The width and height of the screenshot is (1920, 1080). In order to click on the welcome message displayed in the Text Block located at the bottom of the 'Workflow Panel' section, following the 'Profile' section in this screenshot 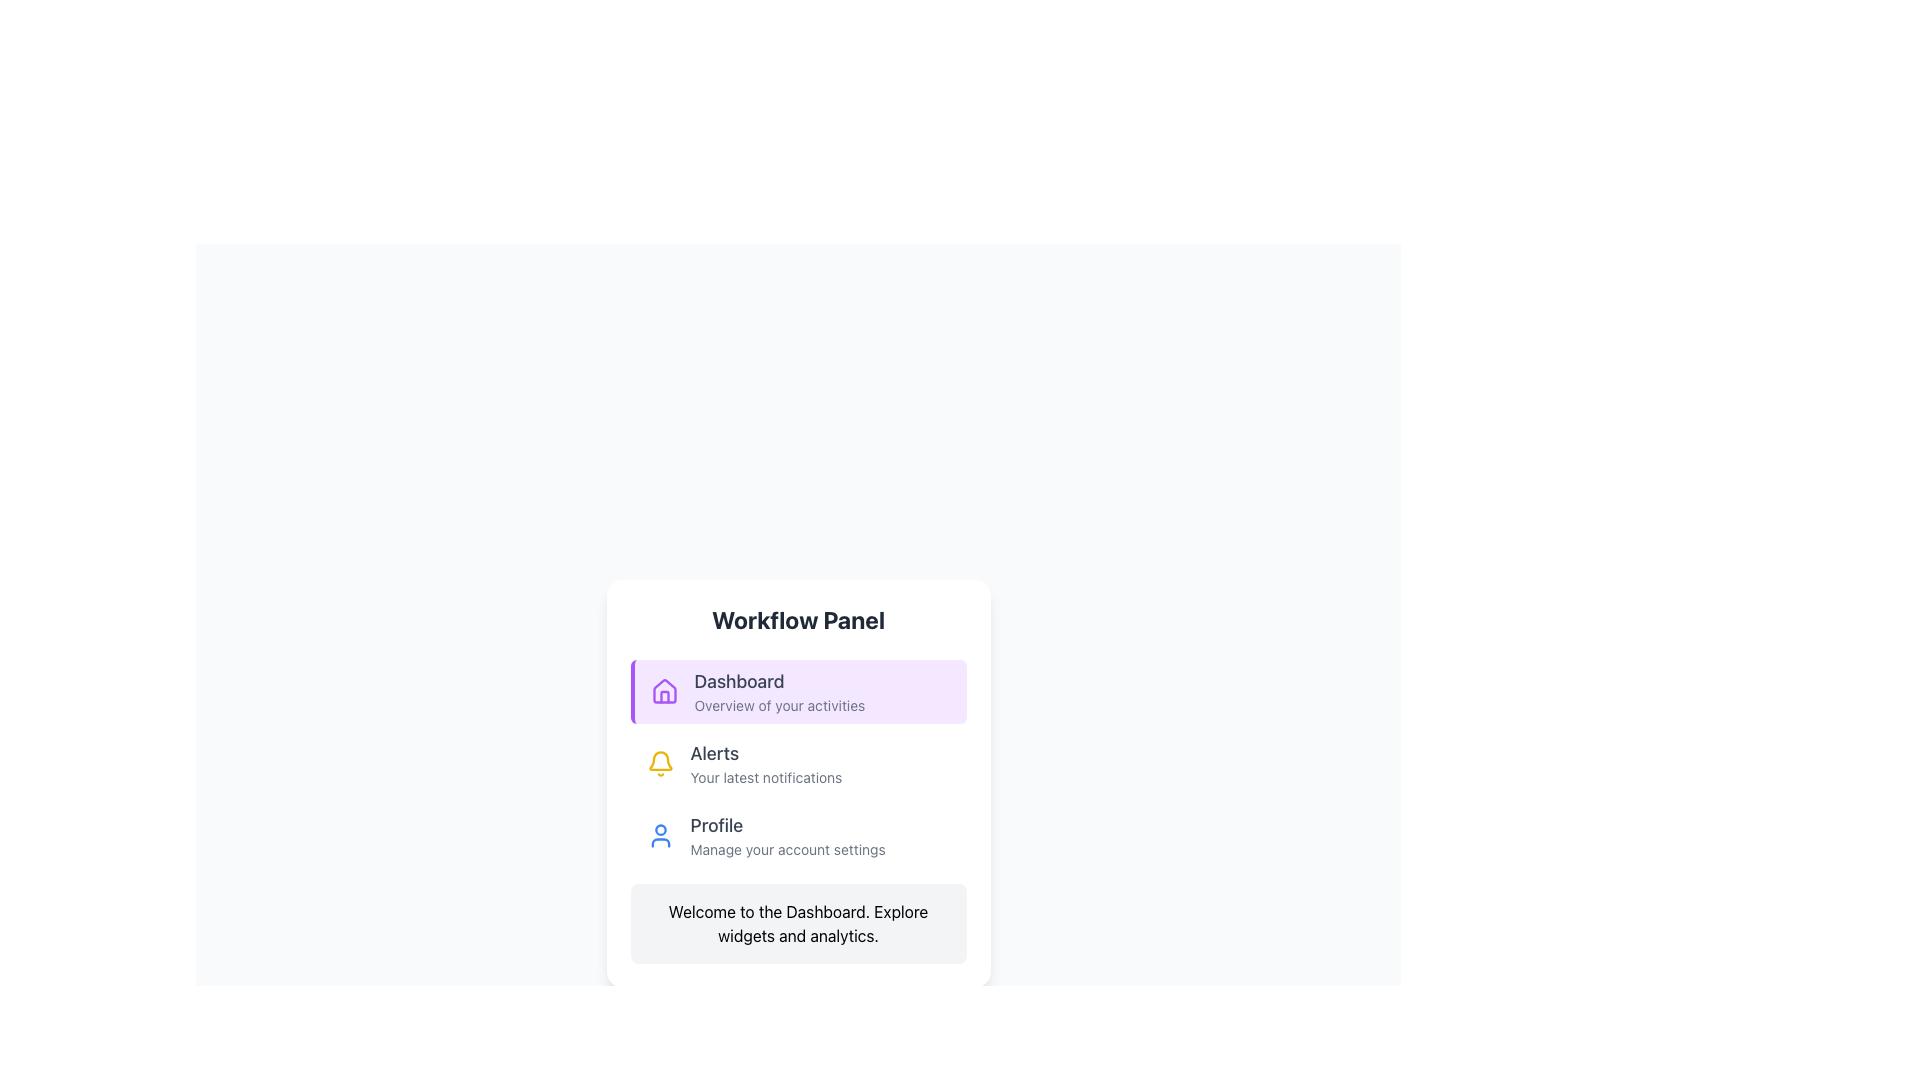, I will do `click(797, 924)`.